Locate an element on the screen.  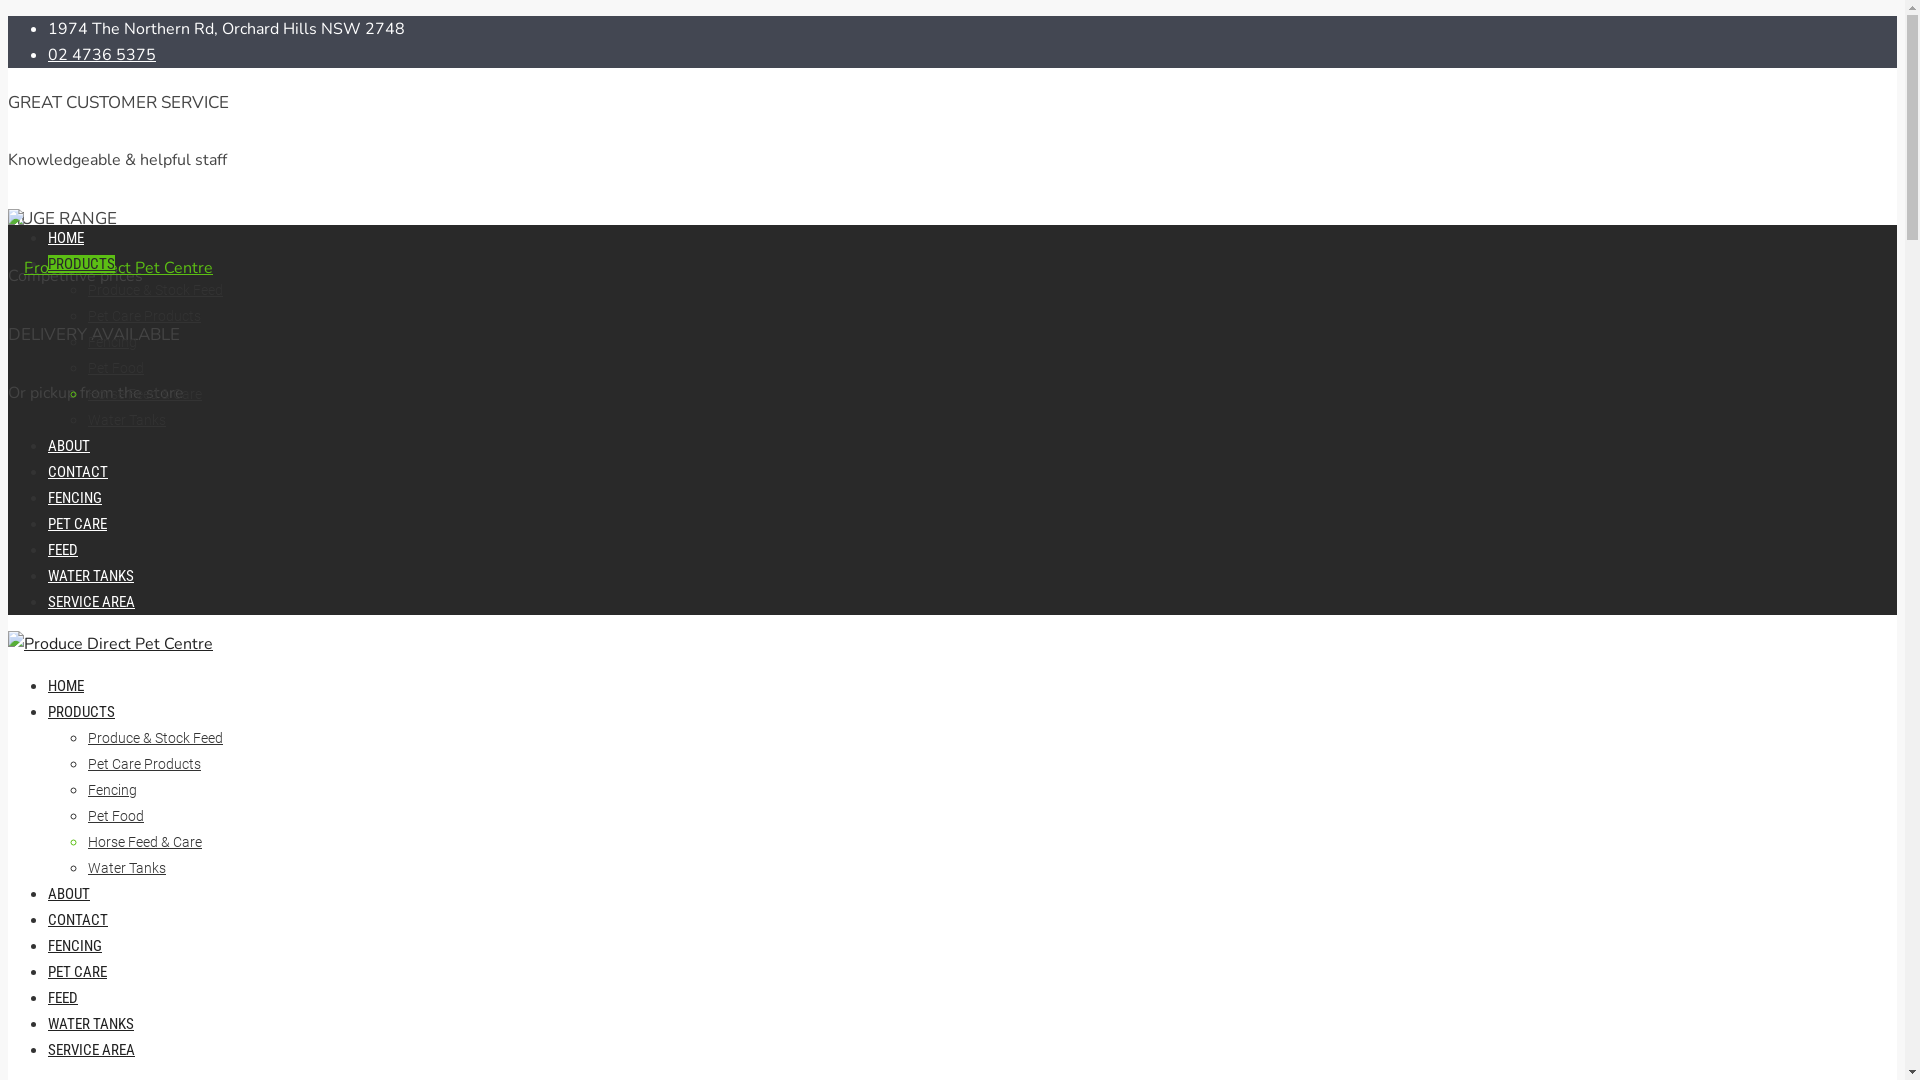
'Produce & Stock Feed' is located at coordinates (86, 737).